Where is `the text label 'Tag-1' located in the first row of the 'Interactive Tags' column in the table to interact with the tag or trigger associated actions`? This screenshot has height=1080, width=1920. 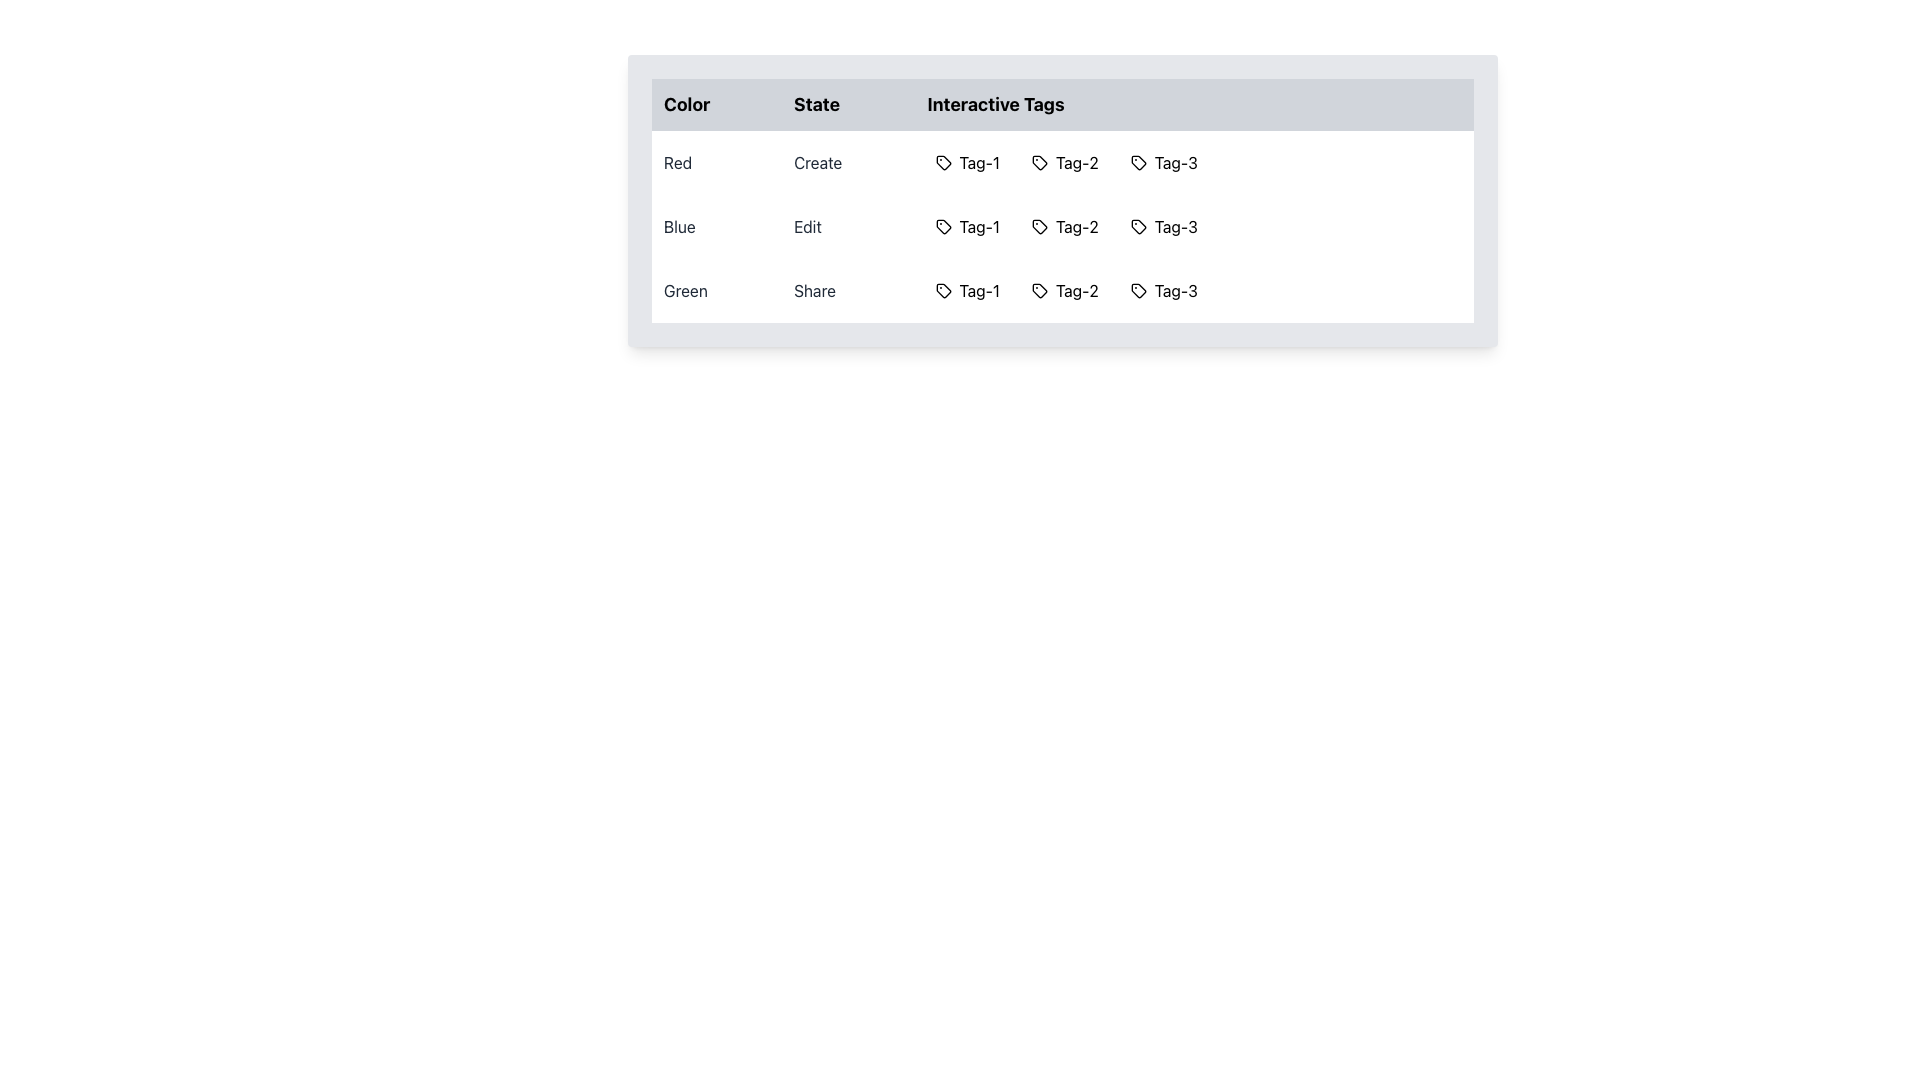
the text label 'Tag-1' located in the first row of the 'Interactive Tags' column in the table to interact with the tag or trigger associated actions is located at coordinates (979, 161).